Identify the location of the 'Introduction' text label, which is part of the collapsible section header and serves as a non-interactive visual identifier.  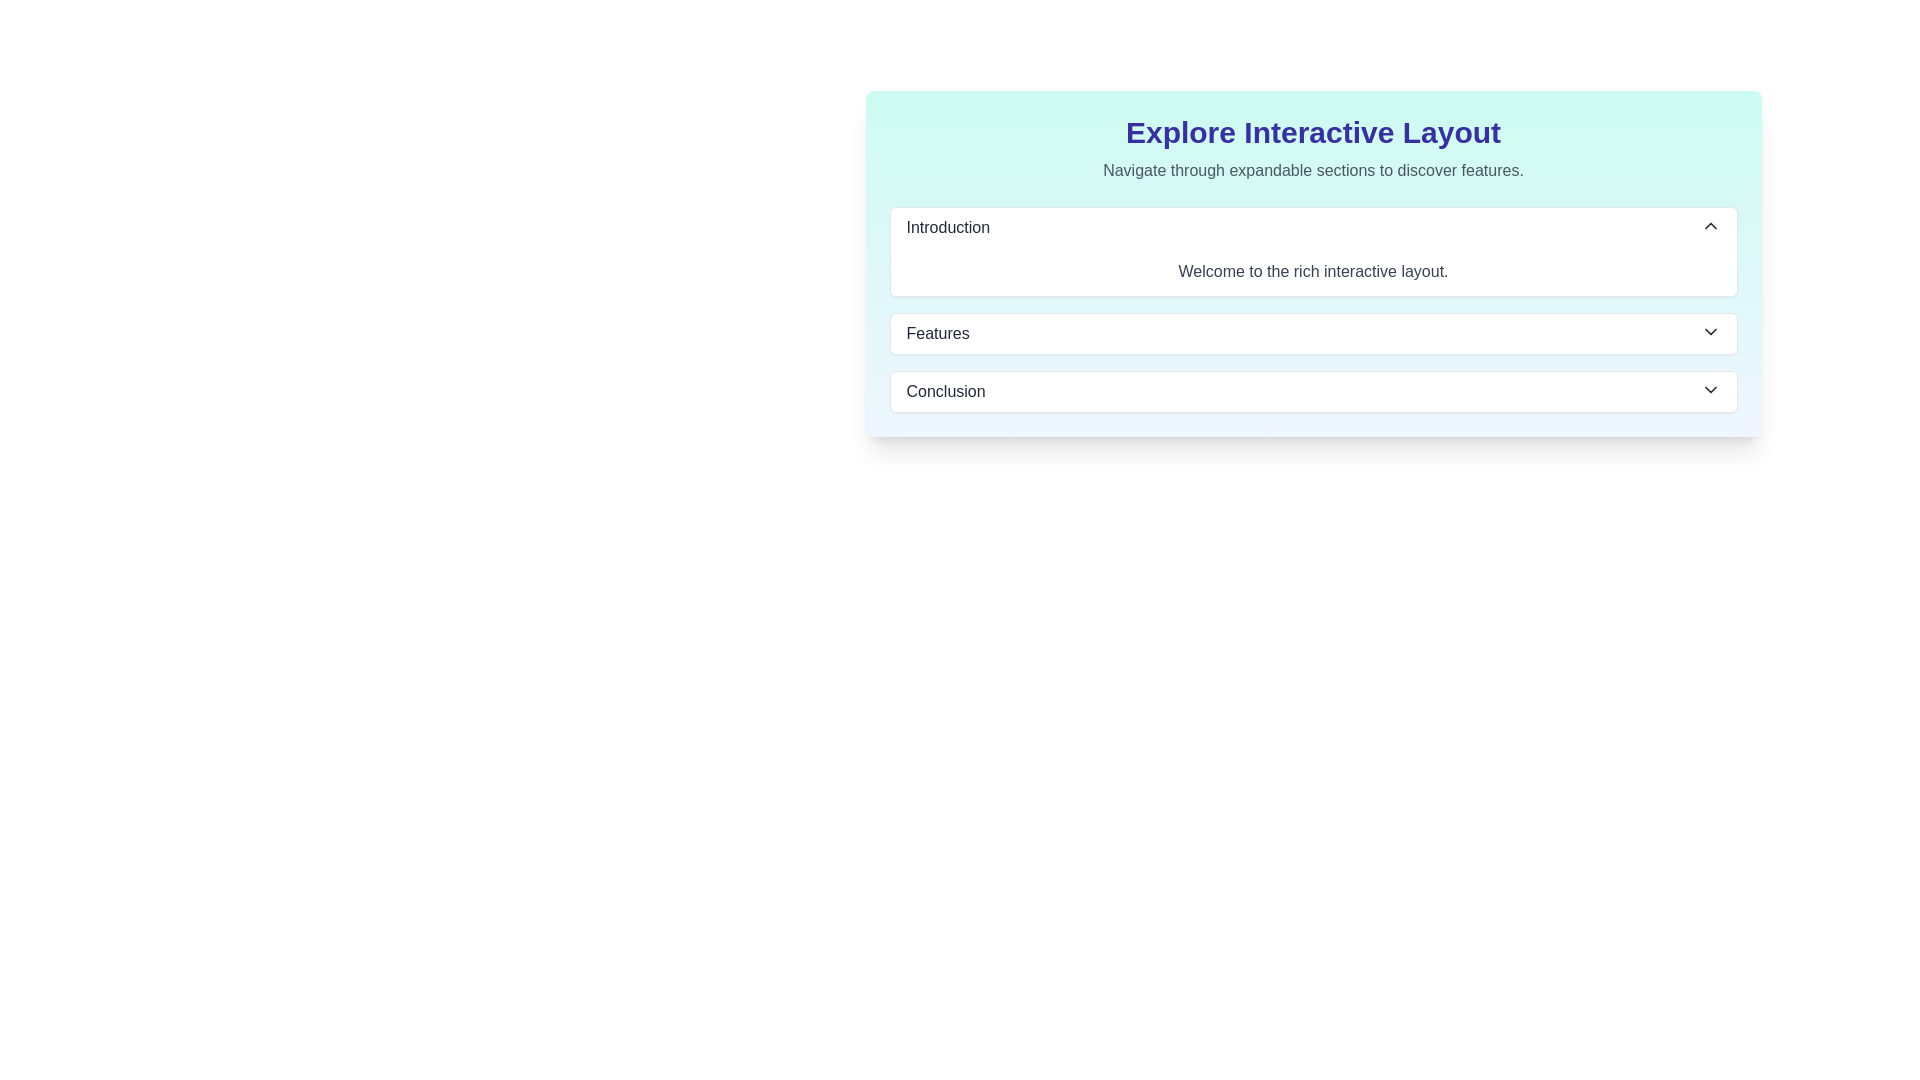
(947, 226).